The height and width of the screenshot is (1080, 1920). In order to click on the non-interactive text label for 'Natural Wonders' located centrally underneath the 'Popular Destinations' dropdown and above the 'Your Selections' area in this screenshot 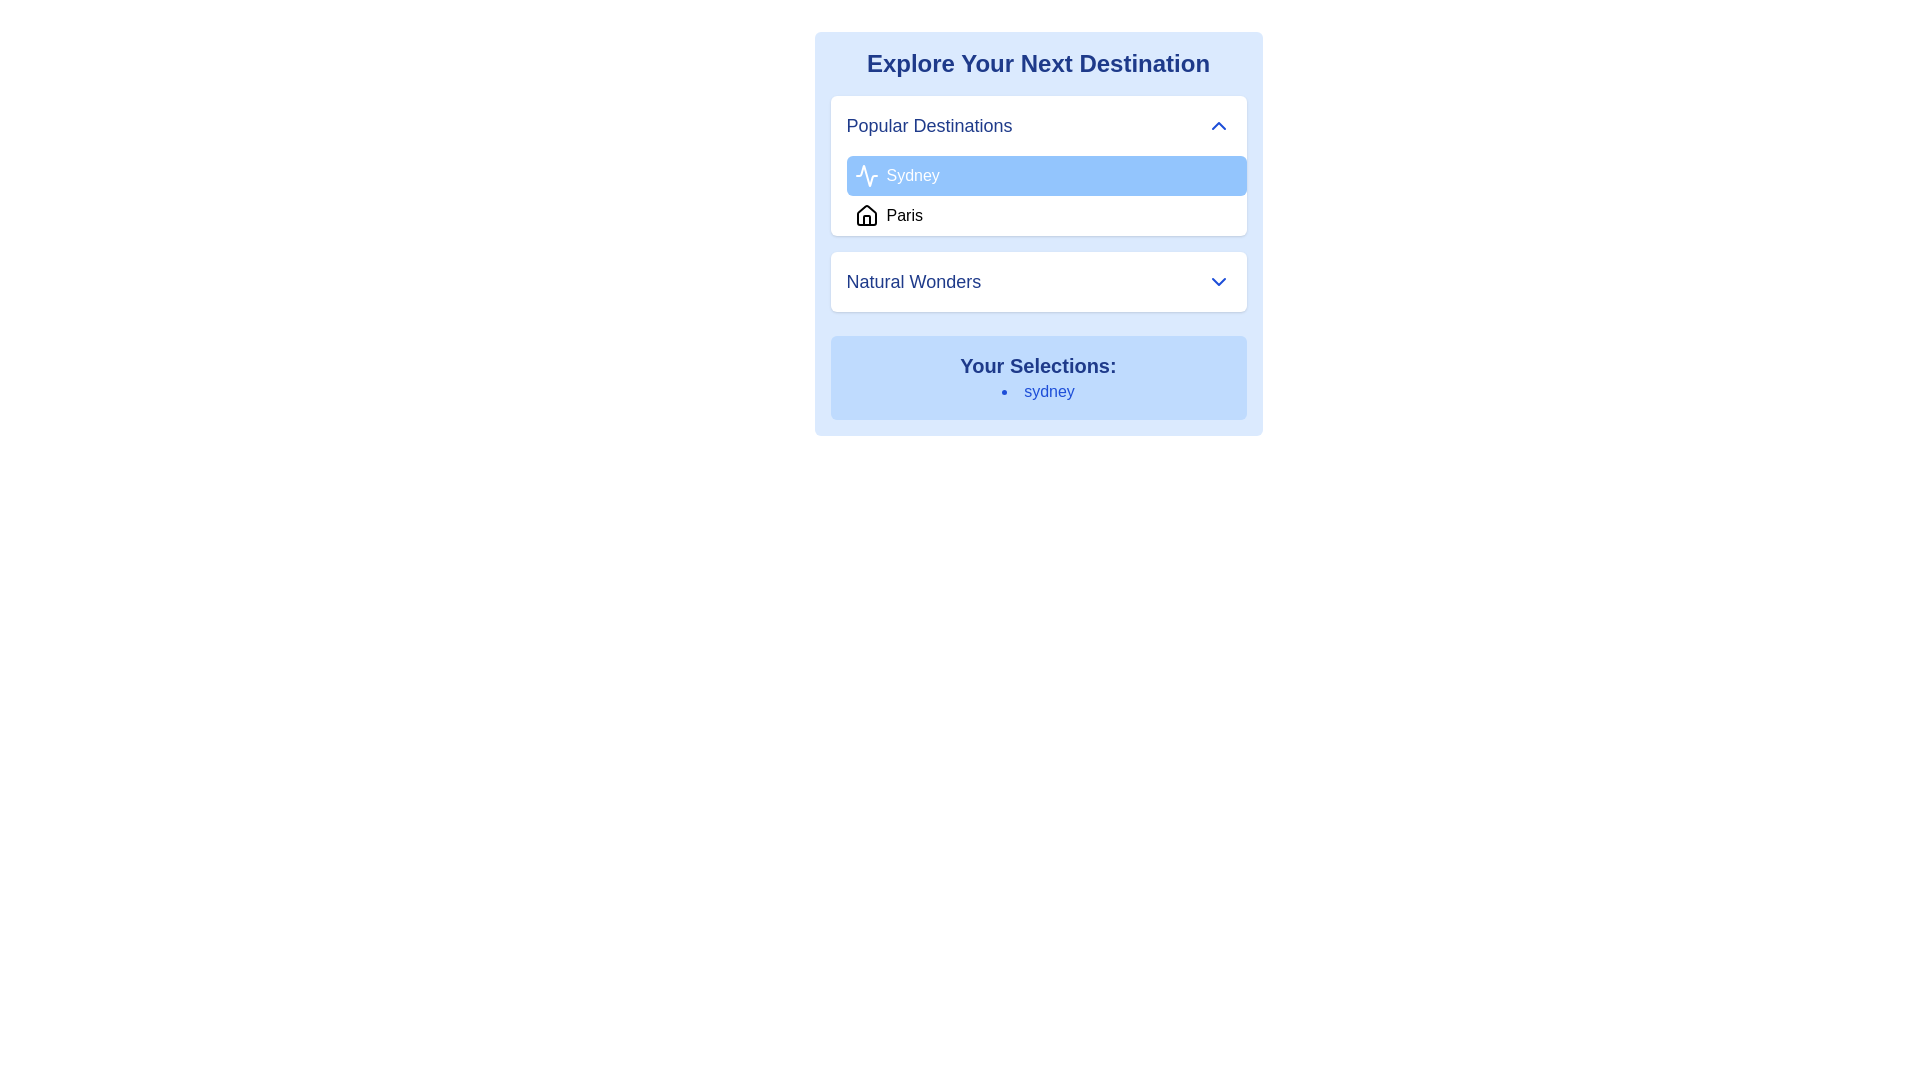, I will do `click(912, 281)`.